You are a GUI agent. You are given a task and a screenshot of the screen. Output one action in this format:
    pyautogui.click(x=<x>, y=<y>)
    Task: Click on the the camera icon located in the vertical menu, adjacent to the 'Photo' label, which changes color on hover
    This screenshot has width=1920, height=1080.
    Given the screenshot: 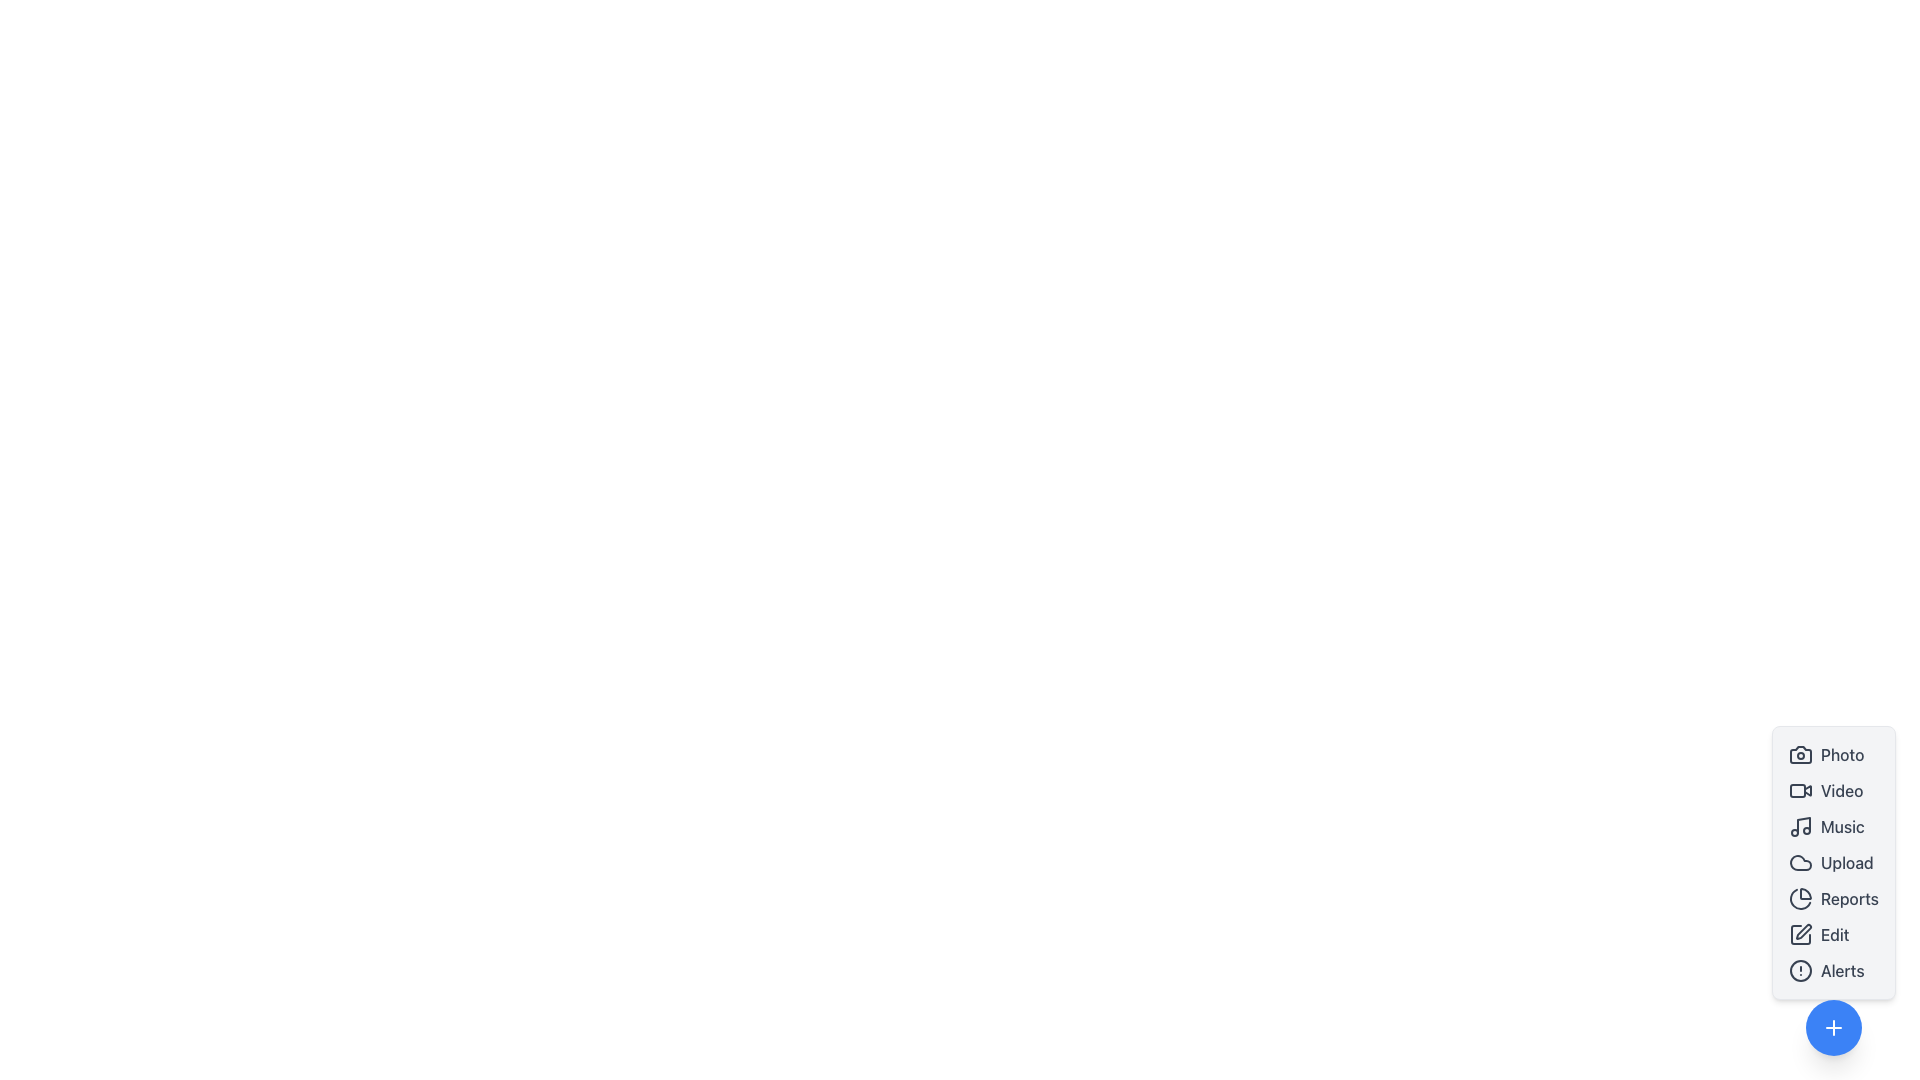 What is the action you would take?
    pyautogui.click(x=1800, y=755)
    